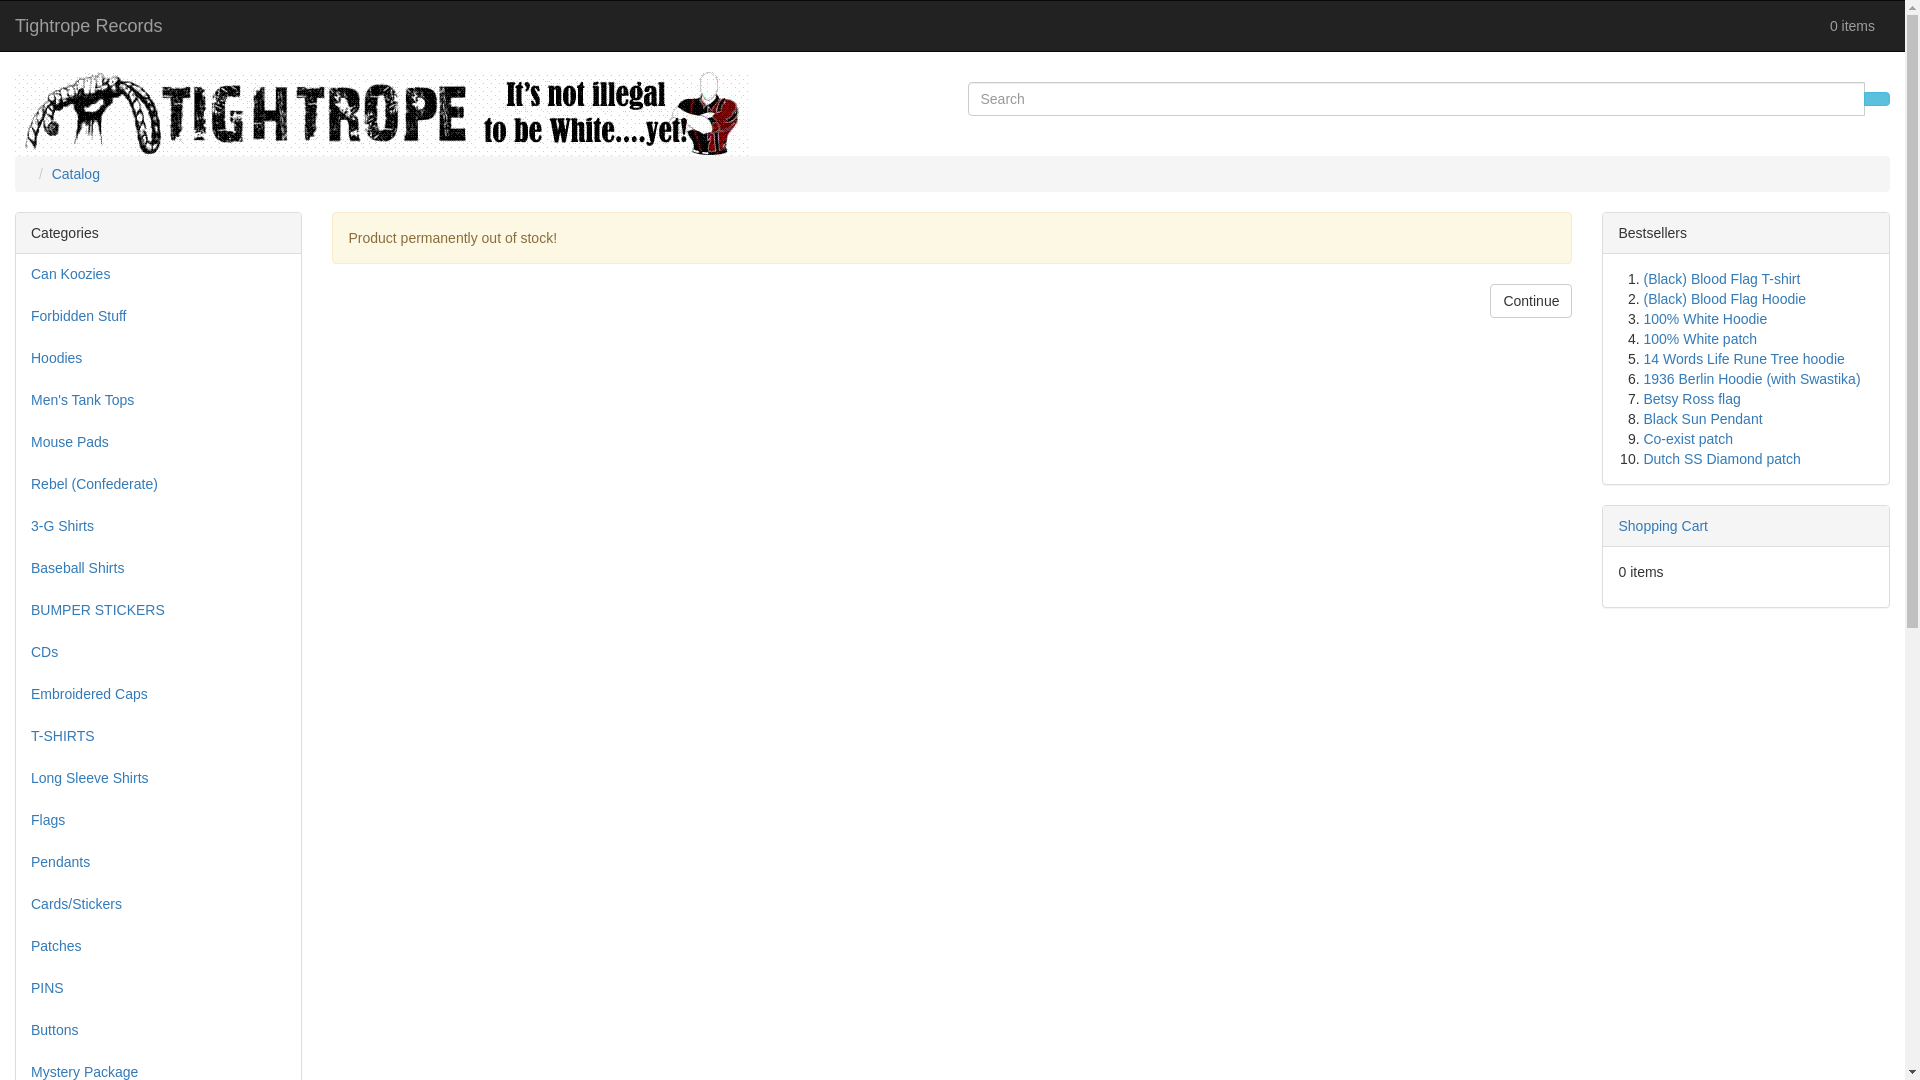  I want to click on 'Betsy Ross flag', so click(1690, 398).